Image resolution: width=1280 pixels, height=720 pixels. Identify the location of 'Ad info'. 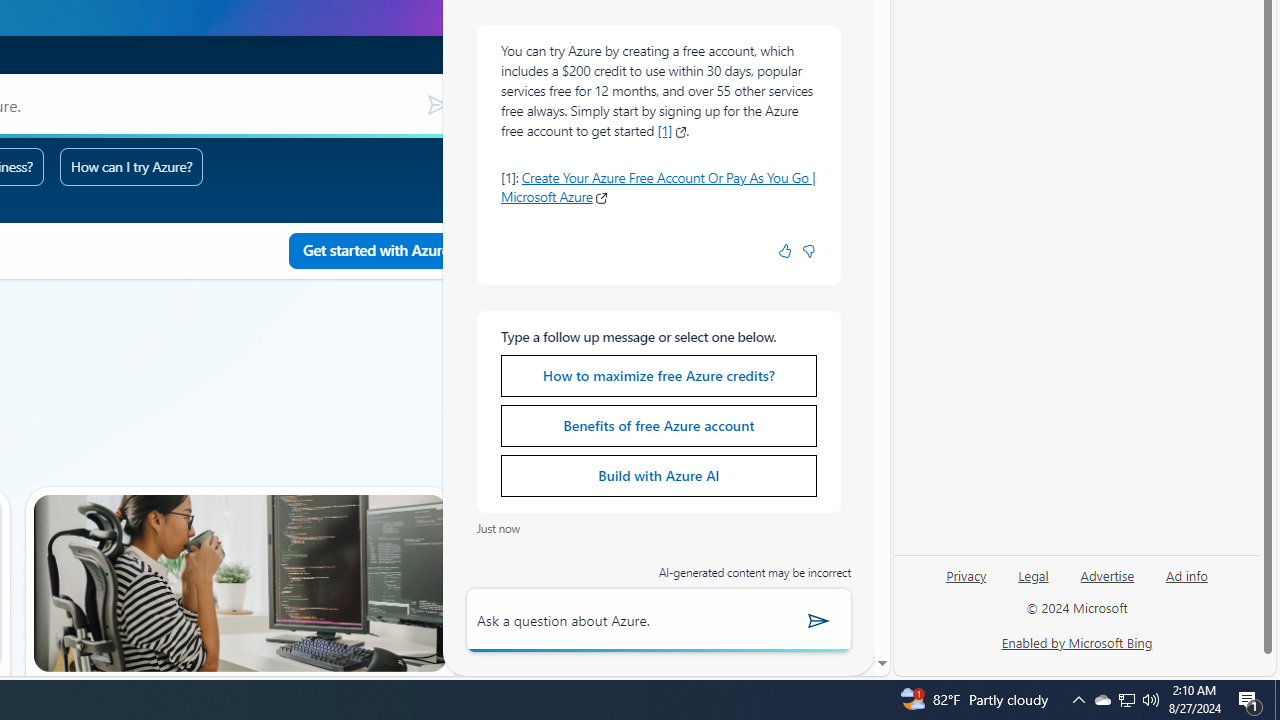
(1187, 574).